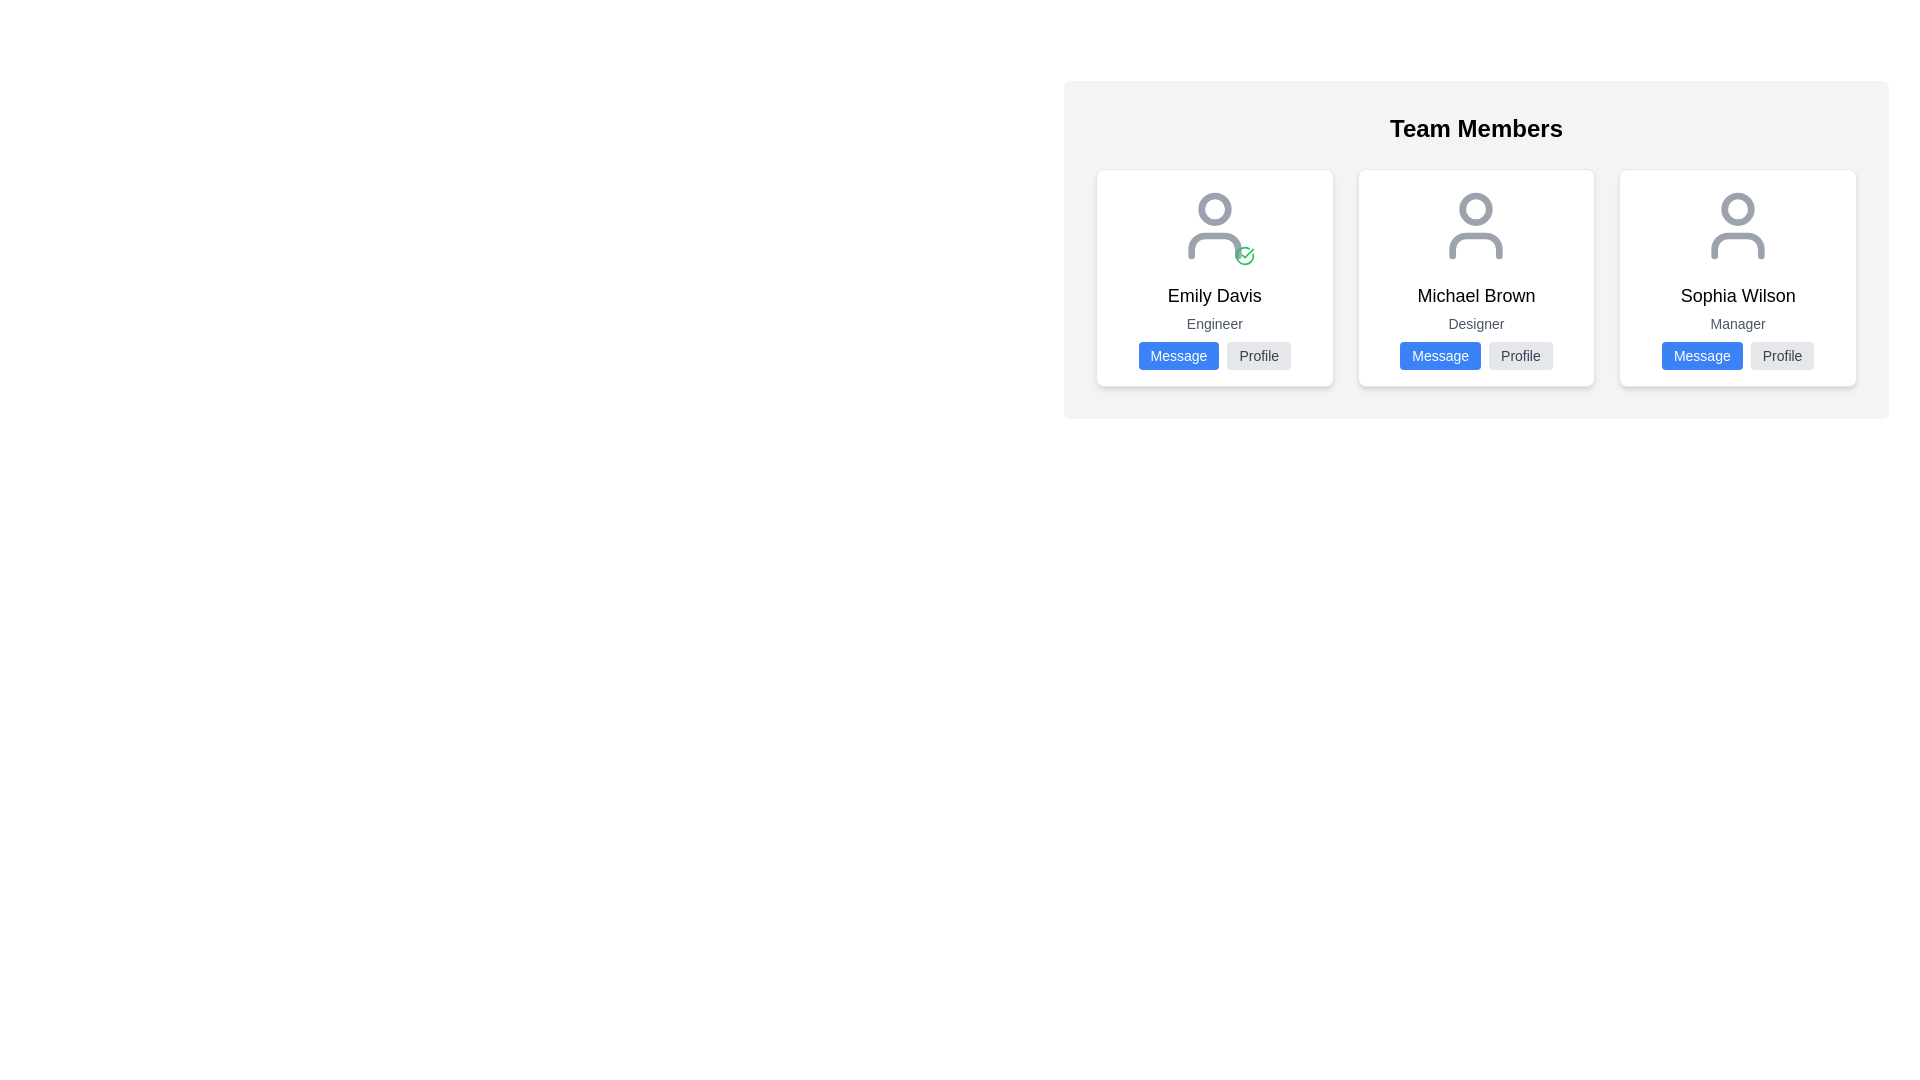 This screenshot has width=1920, height=1080. What do you see at coordinates (1476, 209) in the screenshot?
I see `the SVG Circle Element representing the head of the user icon for 'Michael Brown, Designer' in the 'Team Members' section` at bounding box center [1476, 209].